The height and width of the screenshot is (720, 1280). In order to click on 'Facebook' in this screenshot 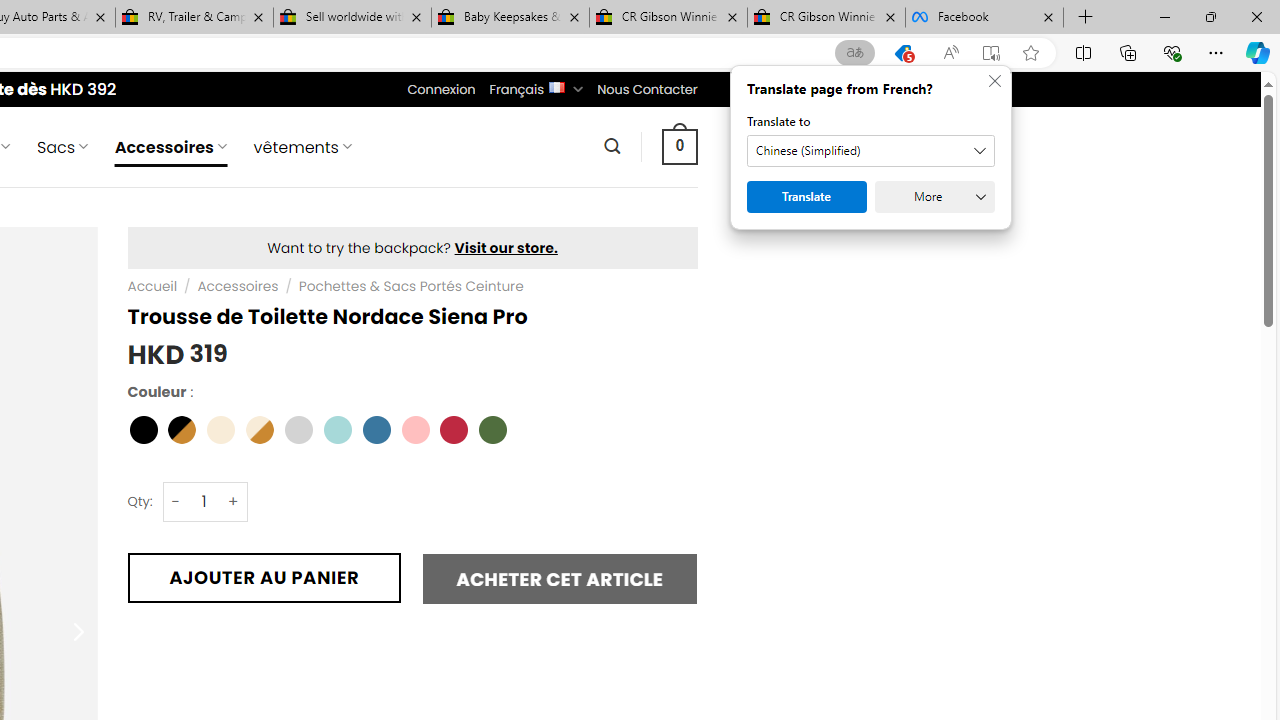, I will do `click(984, 17)`.